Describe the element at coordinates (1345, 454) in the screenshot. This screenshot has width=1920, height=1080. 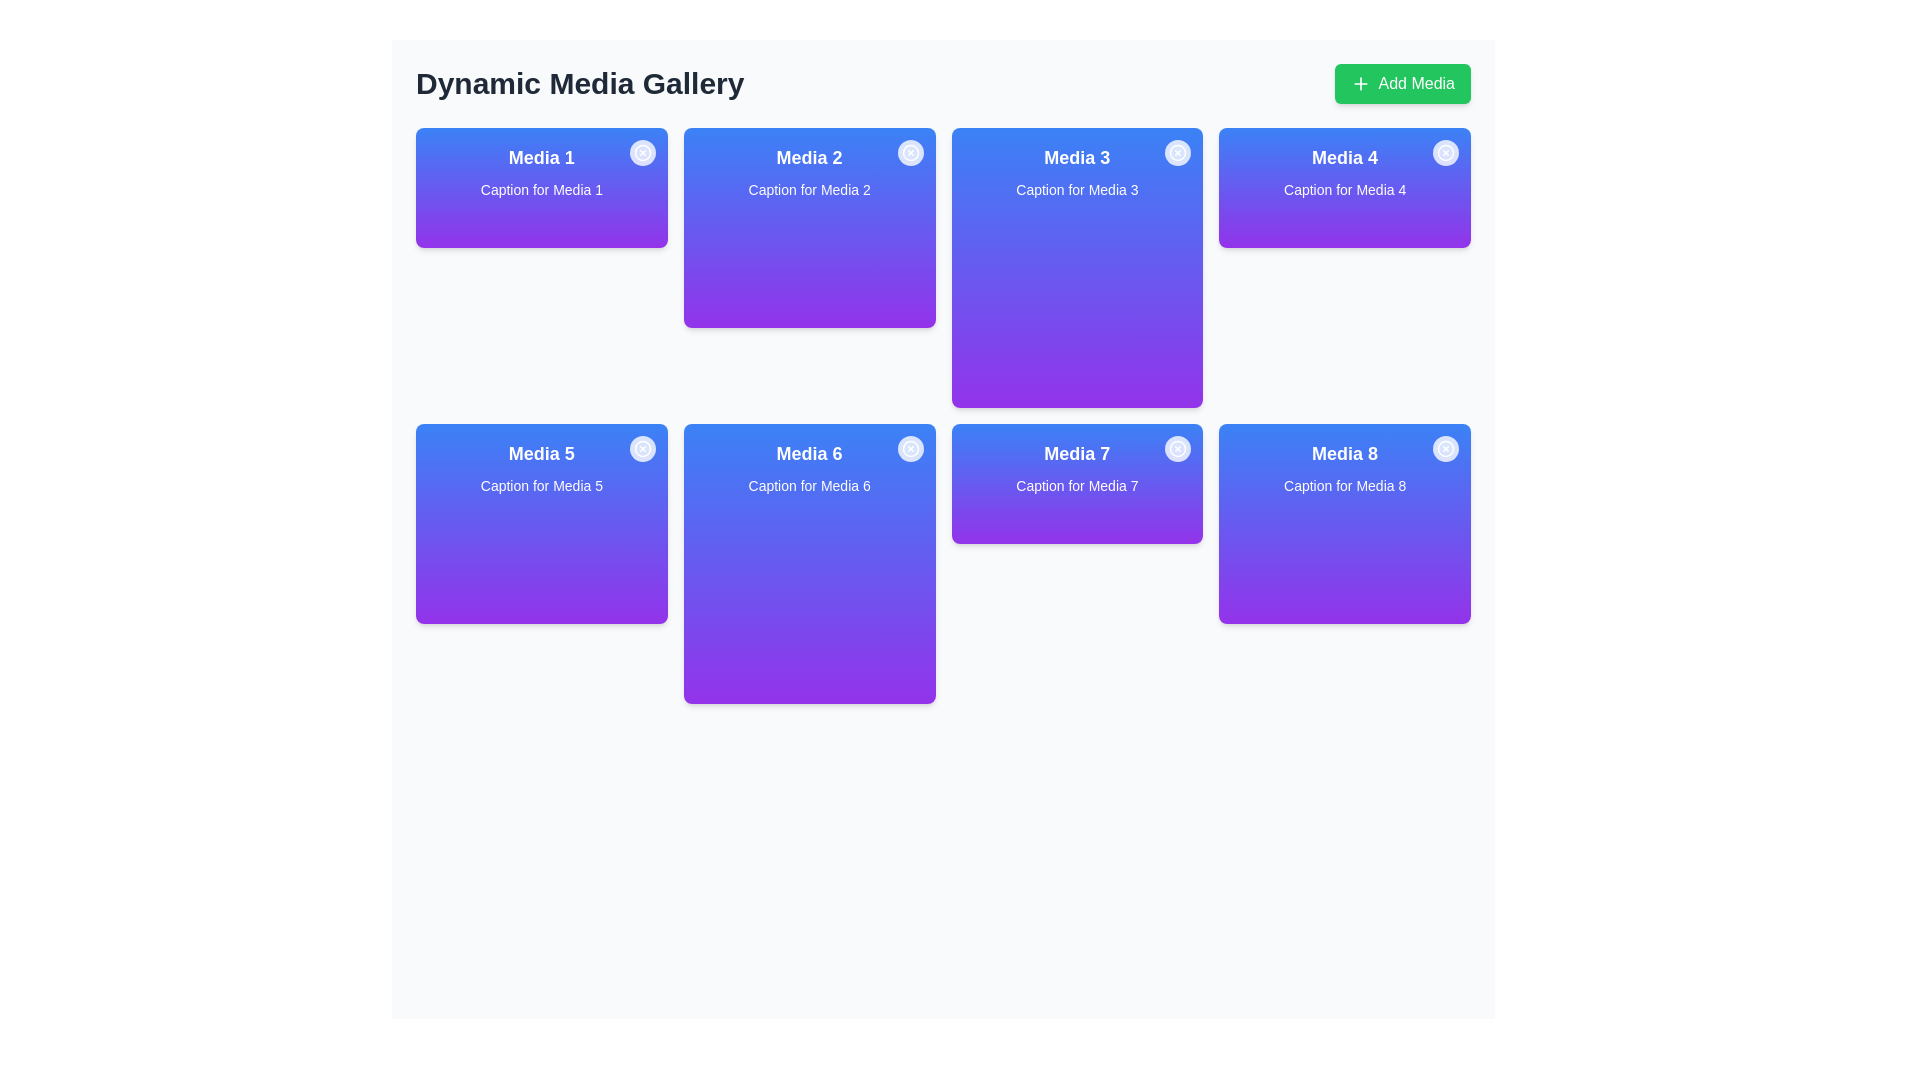
I see `the text label displaying 'Media 8' which is styled with a larger font weight and is located at the top of the rightmost card in the last row of a grid layout` at that location.